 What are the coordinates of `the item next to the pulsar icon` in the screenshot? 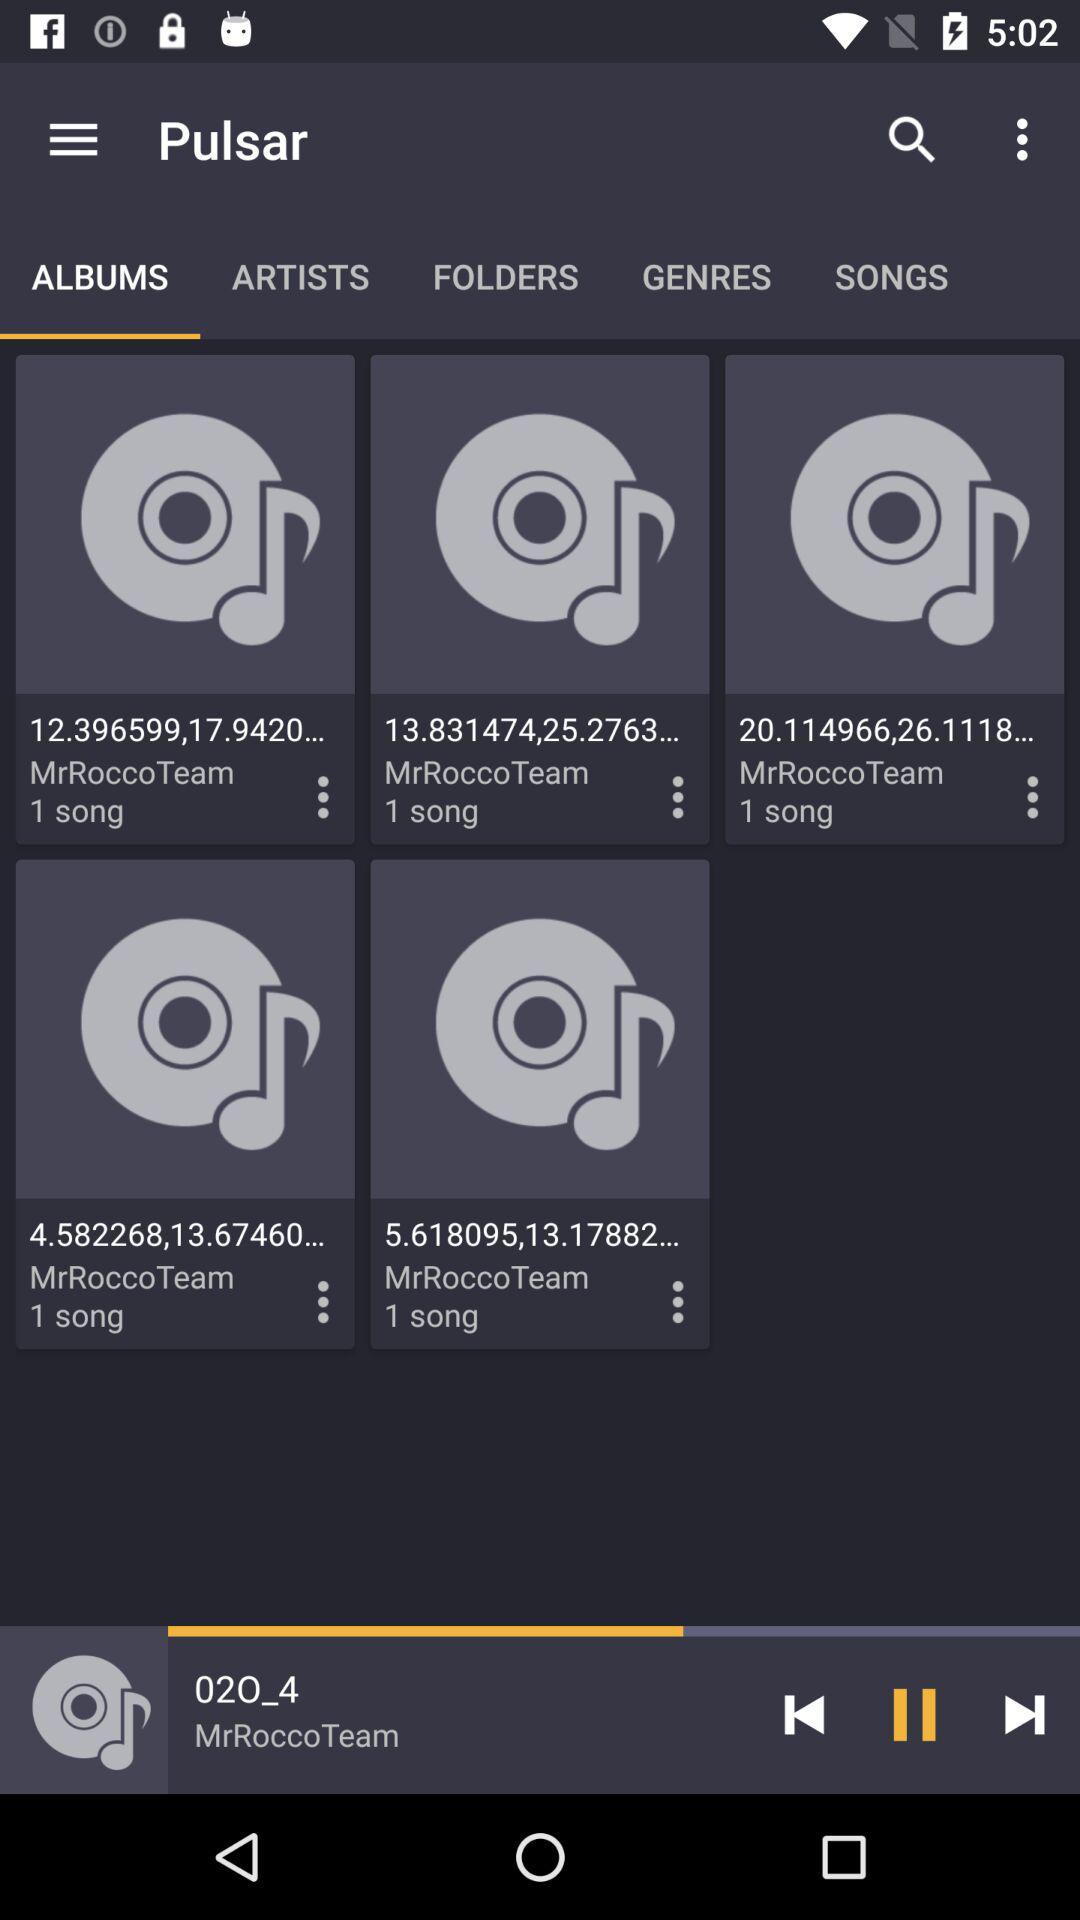 It's located at (72, 138).